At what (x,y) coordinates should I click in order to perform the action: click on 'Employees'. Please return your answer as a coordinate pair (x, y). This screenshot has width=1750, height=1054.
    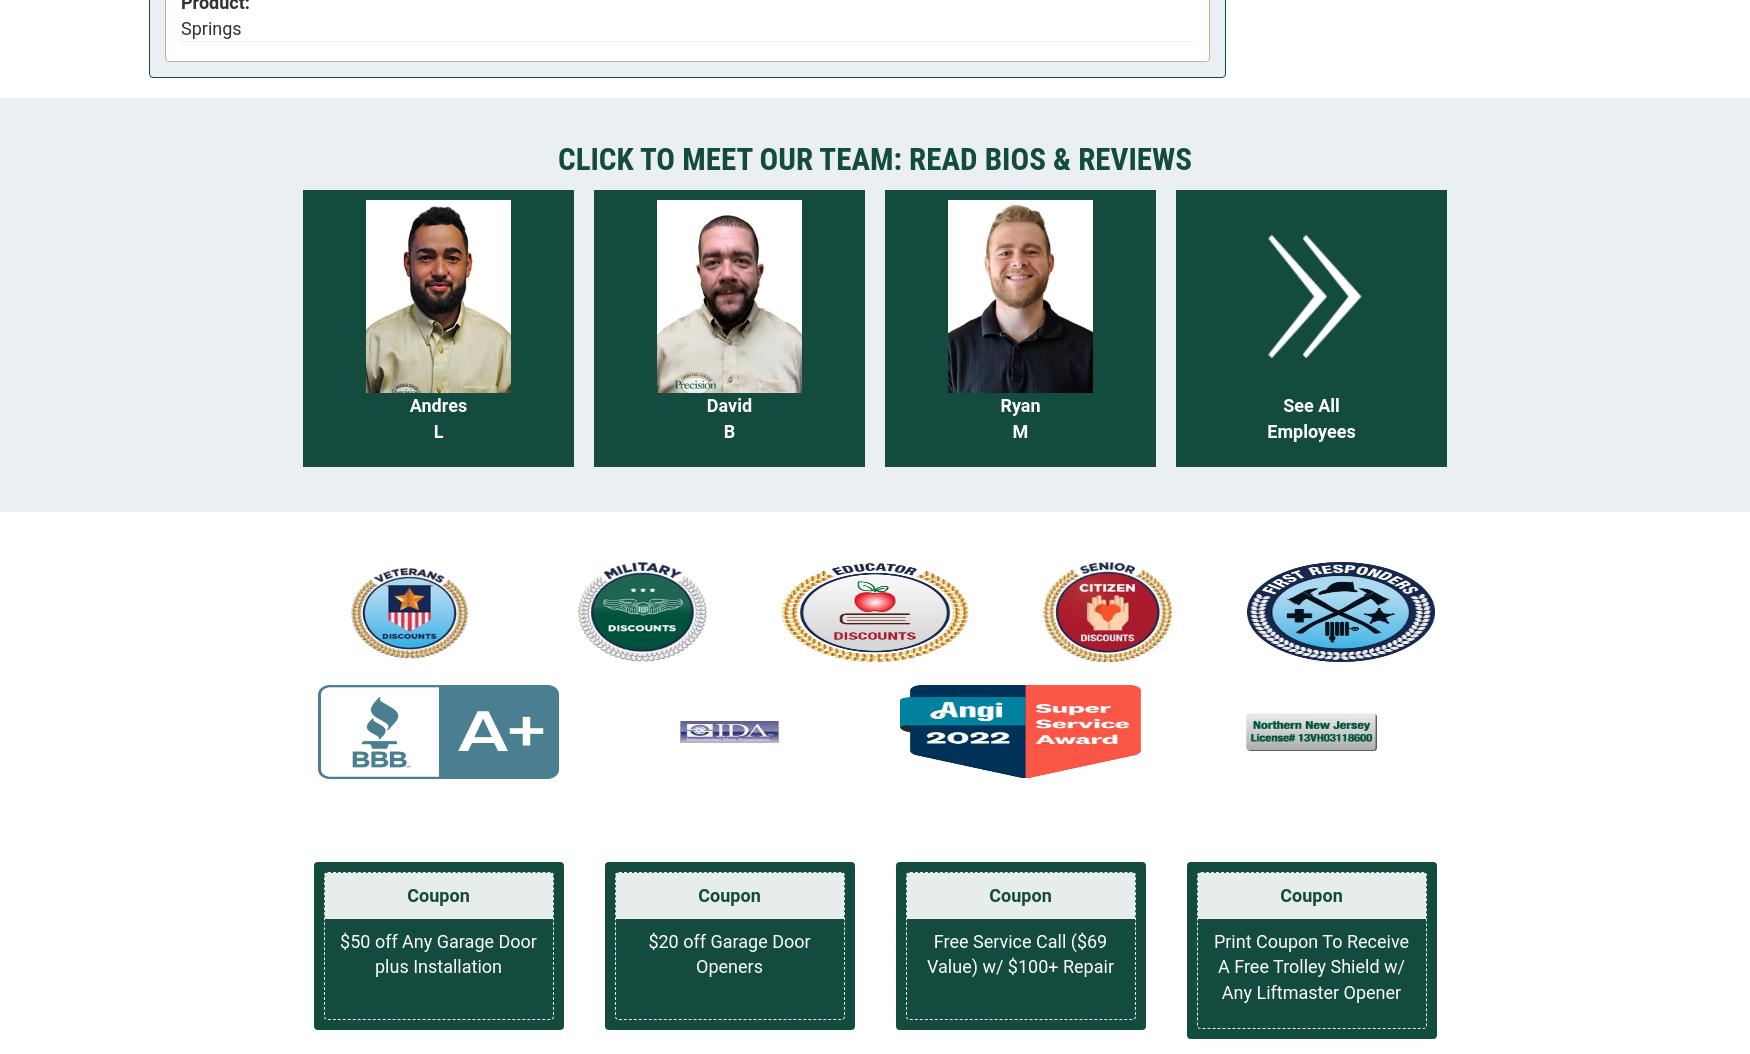
    Looking at the image, I should click on (1266, 430).